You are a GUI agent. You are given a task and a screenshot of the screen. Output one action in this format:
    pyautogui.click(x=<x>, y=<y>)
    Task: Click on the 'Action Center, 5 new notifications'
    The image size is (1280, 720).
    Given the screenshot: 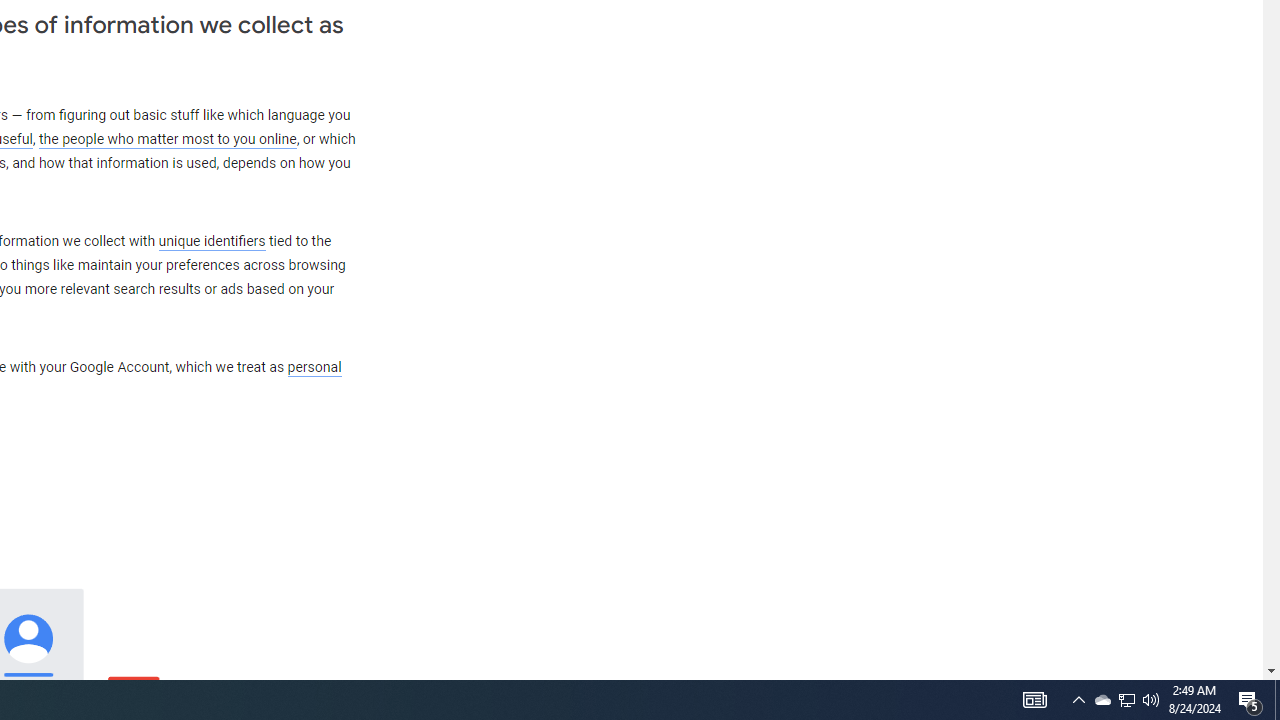 What is the action you would take?
    pyautogui.click(x=1250, y=698)
    